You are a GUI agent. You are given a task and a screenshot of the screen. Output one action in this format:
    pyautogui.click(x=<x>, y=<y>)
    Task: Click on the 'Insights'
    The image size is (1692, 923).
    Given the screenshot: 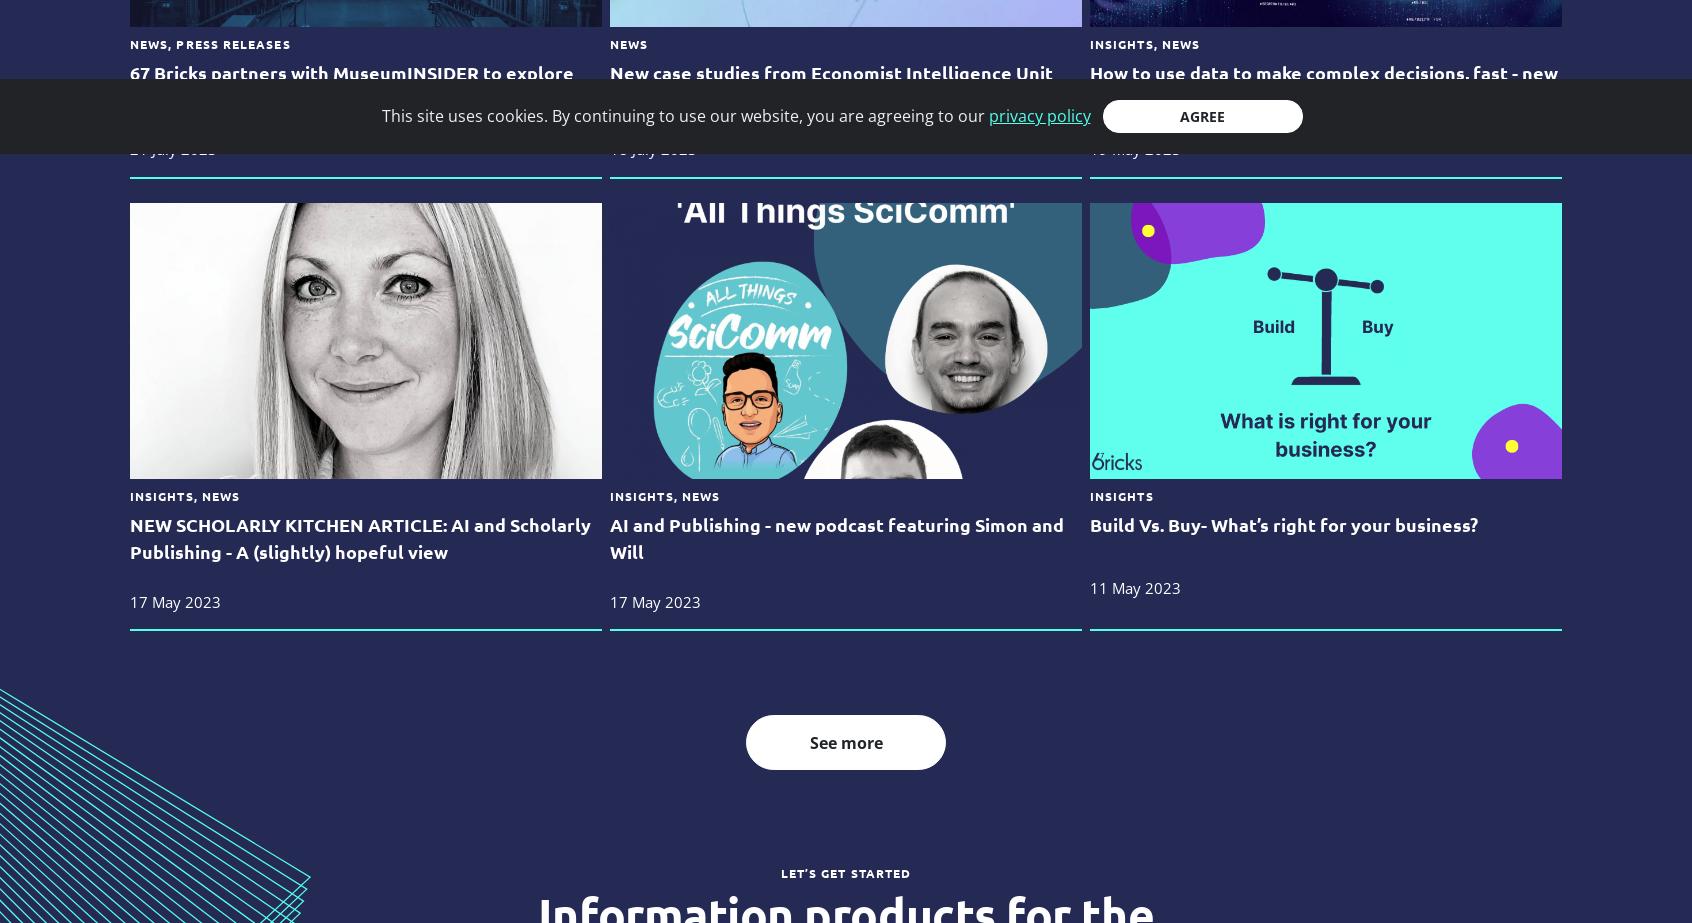 What is the action you would take?
    pyautogui.click(x=1120, y=494)
    